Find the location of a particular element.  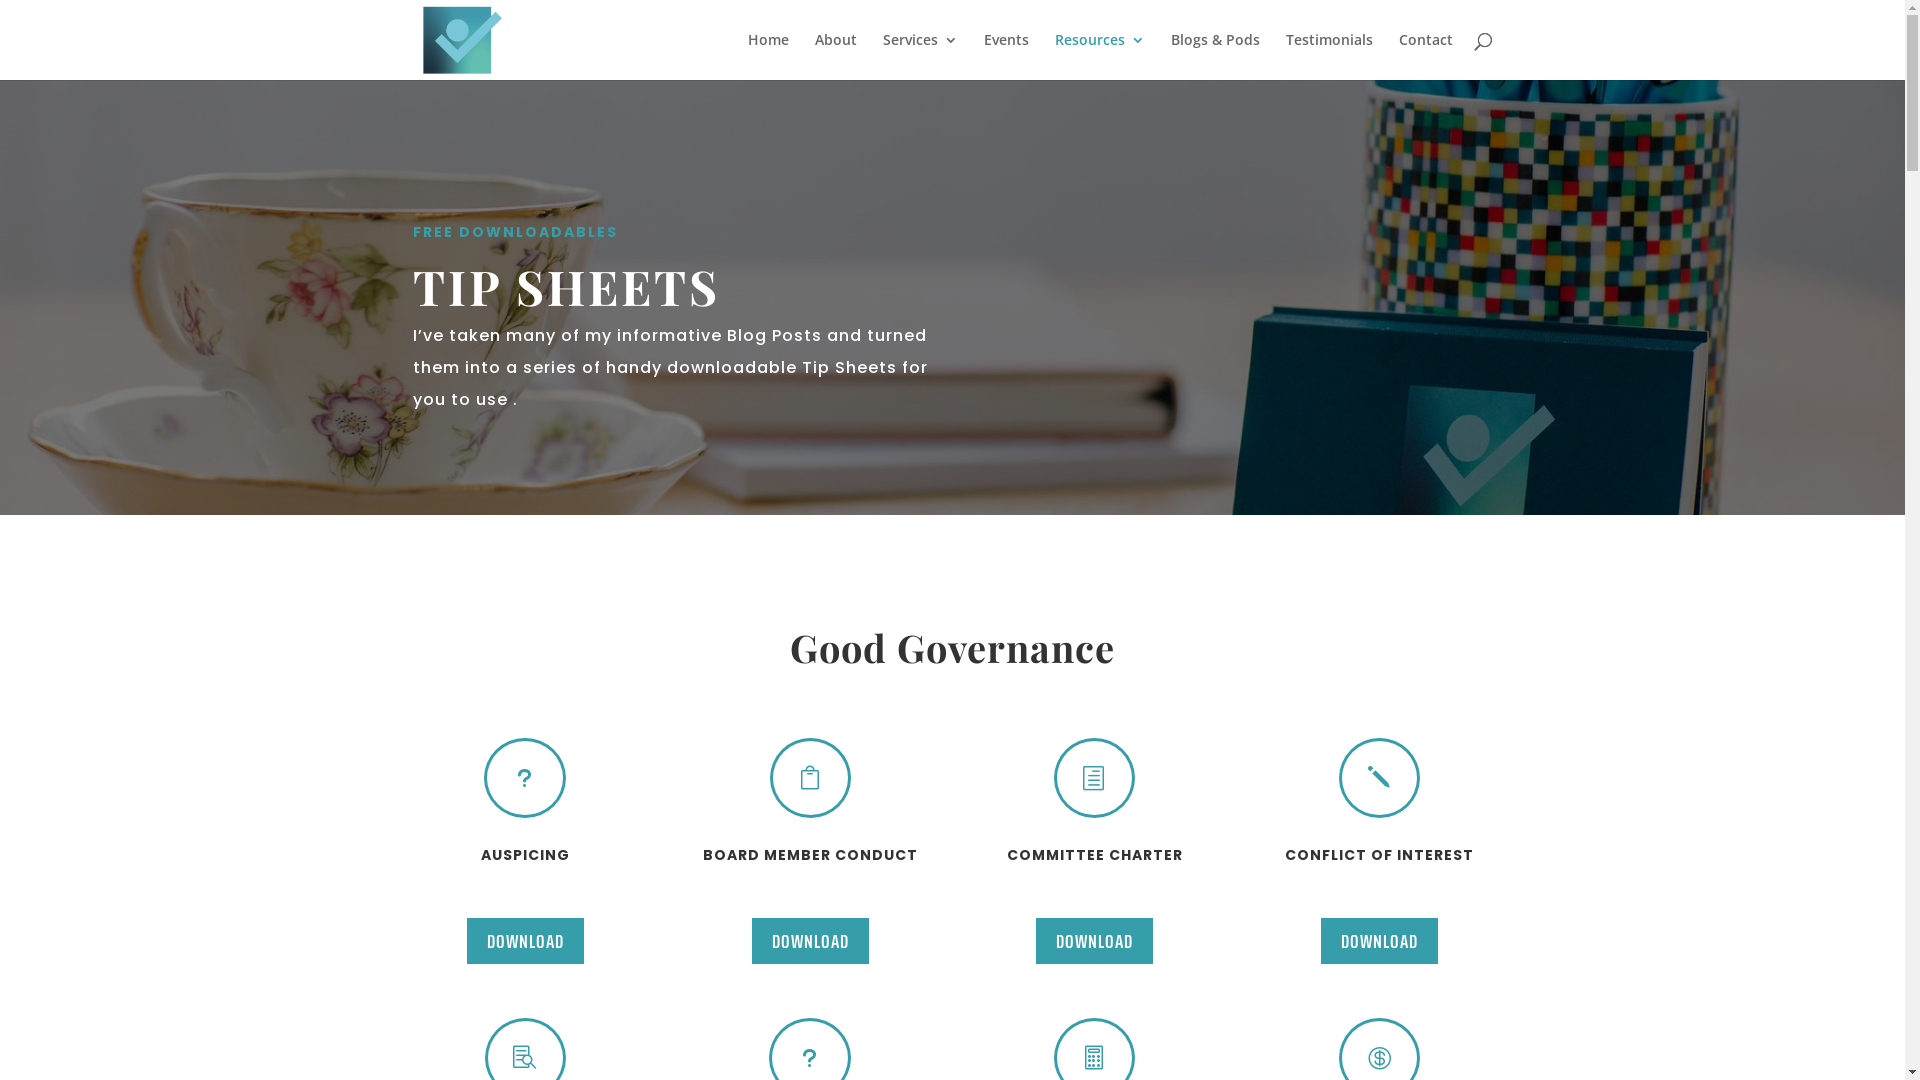

'Services' is located at coordinates (918, 55).